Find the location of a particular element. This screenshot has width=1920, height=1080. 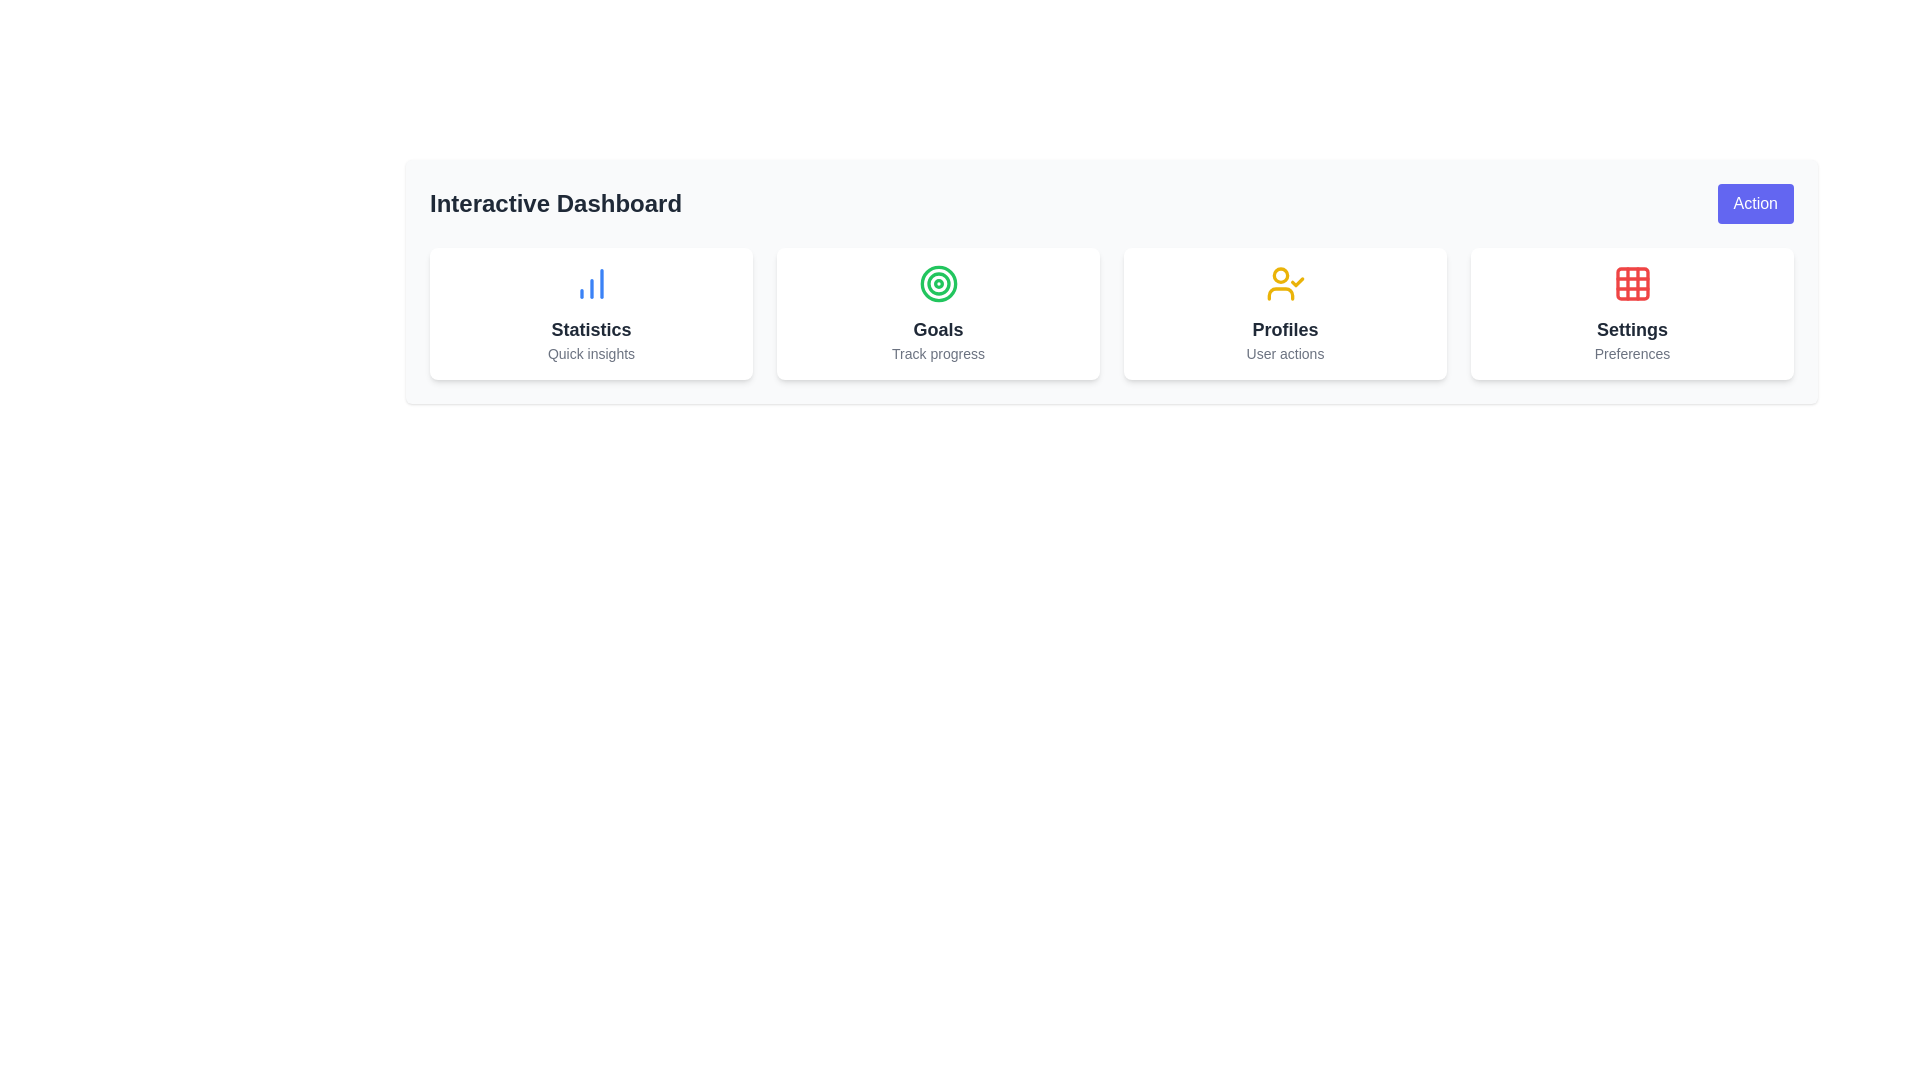

the central circular component of the user profile icon located in the third column of the dashboard below the 'Profiles' heading is located at coordinates (1280, 275).